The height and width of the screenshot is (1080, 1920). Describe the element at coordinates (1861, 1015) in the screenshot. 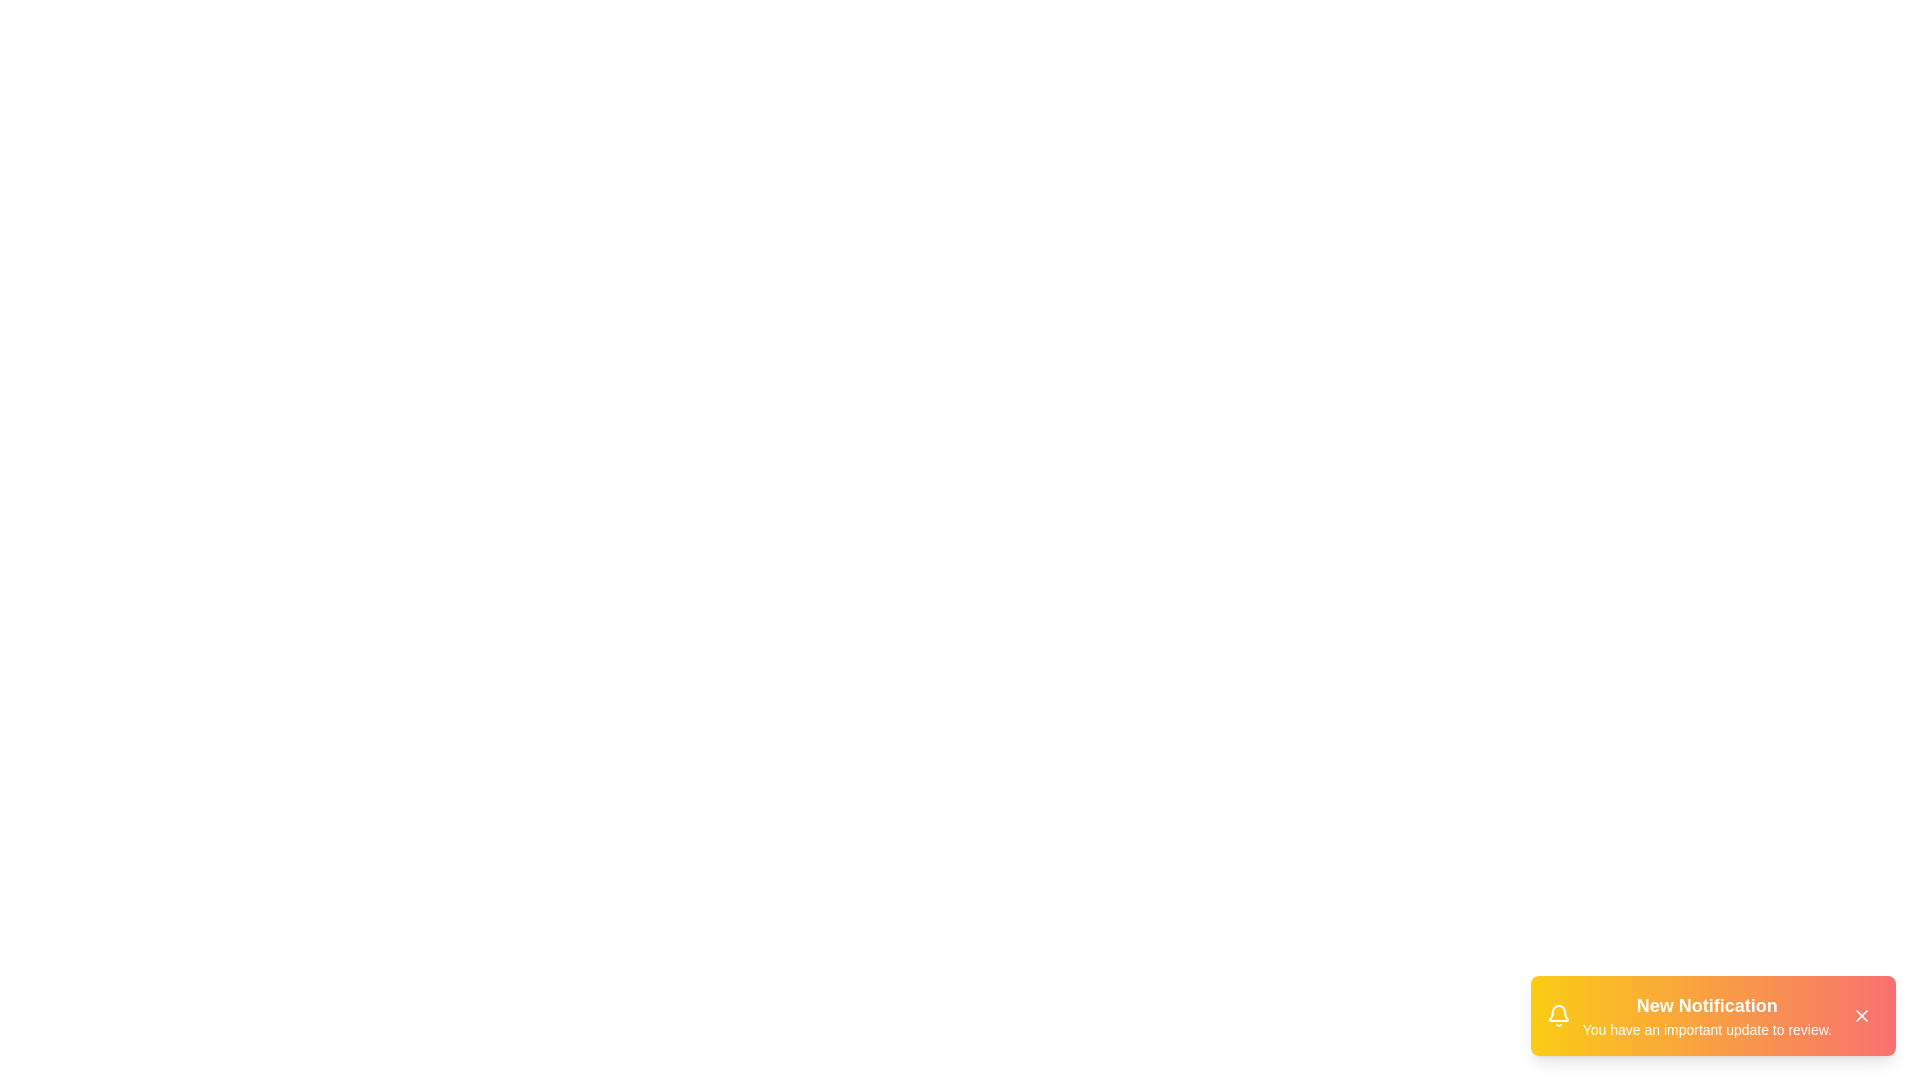

I see `the close button of the AlertSnackbar` at that location.